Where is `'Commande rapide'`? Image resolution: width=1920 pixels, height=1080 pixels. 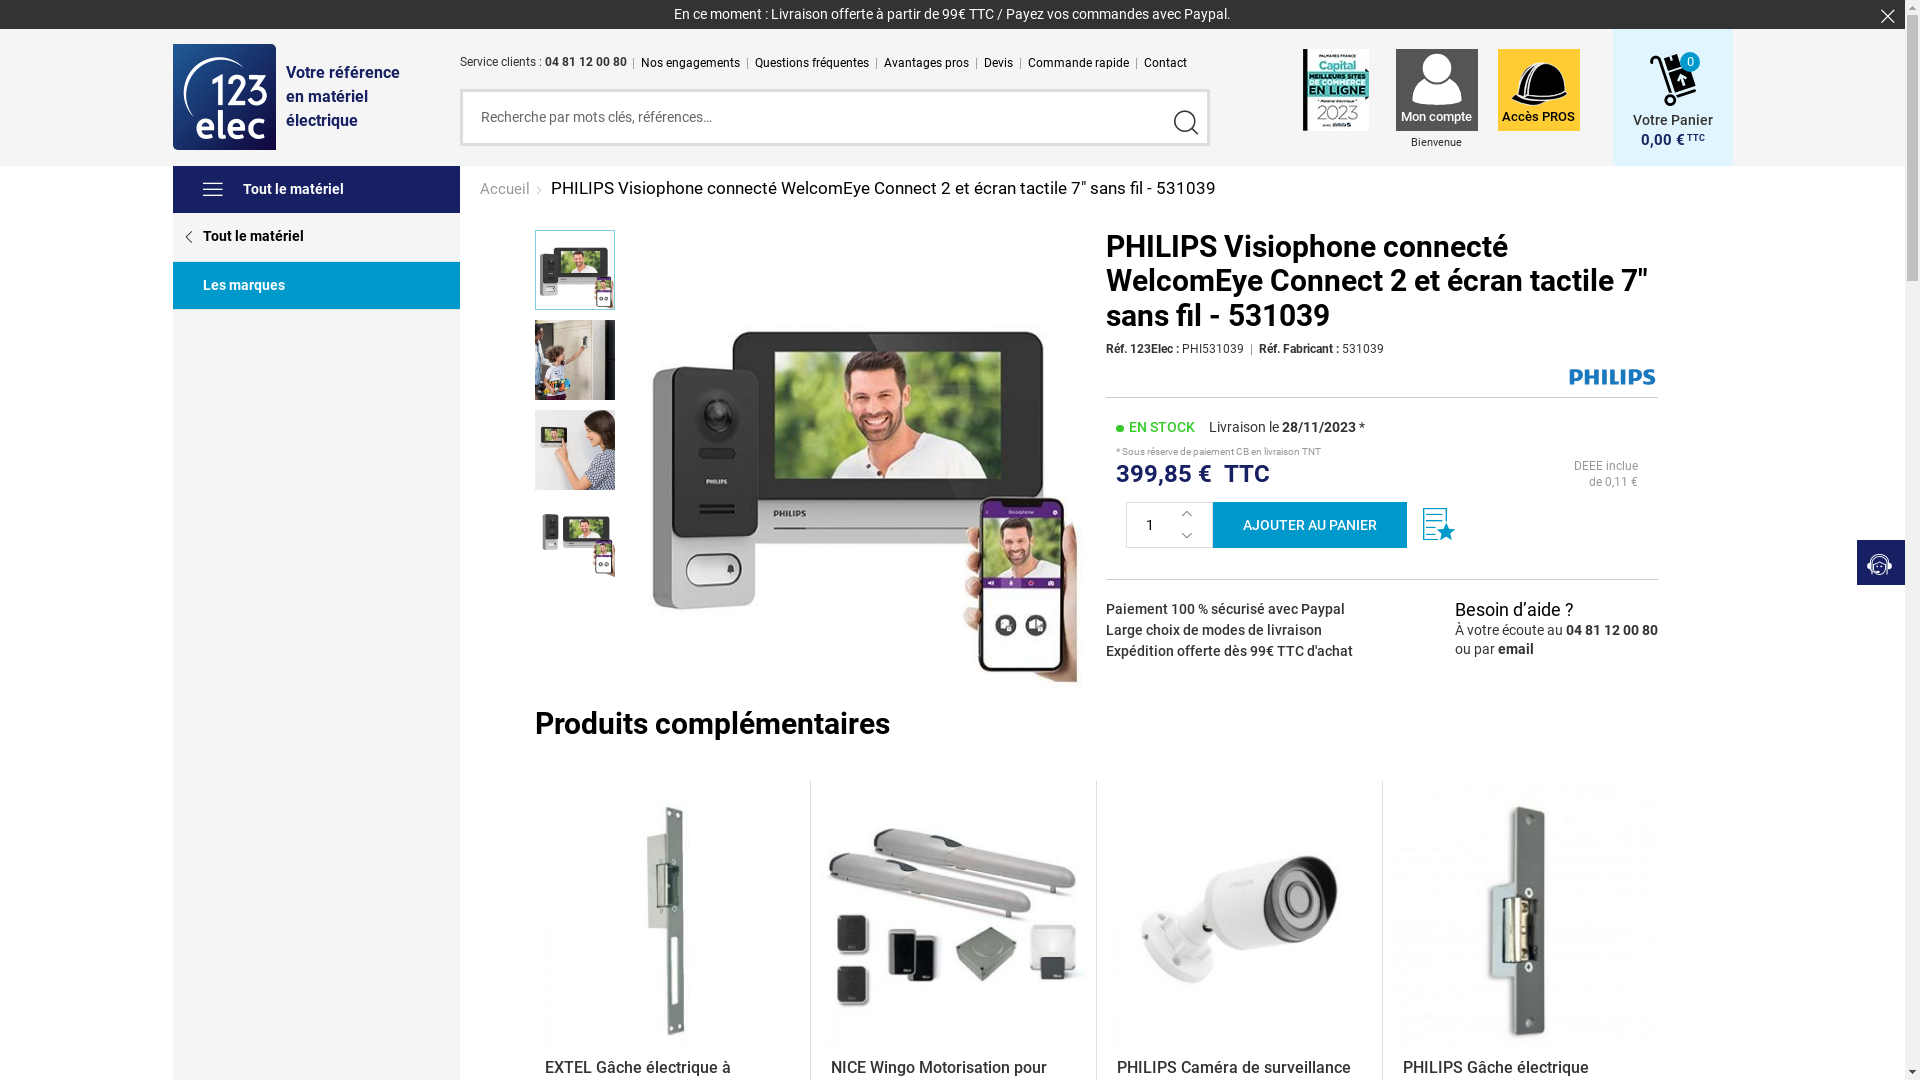
'Commande rapide' is located at coordinates (1077, 61).